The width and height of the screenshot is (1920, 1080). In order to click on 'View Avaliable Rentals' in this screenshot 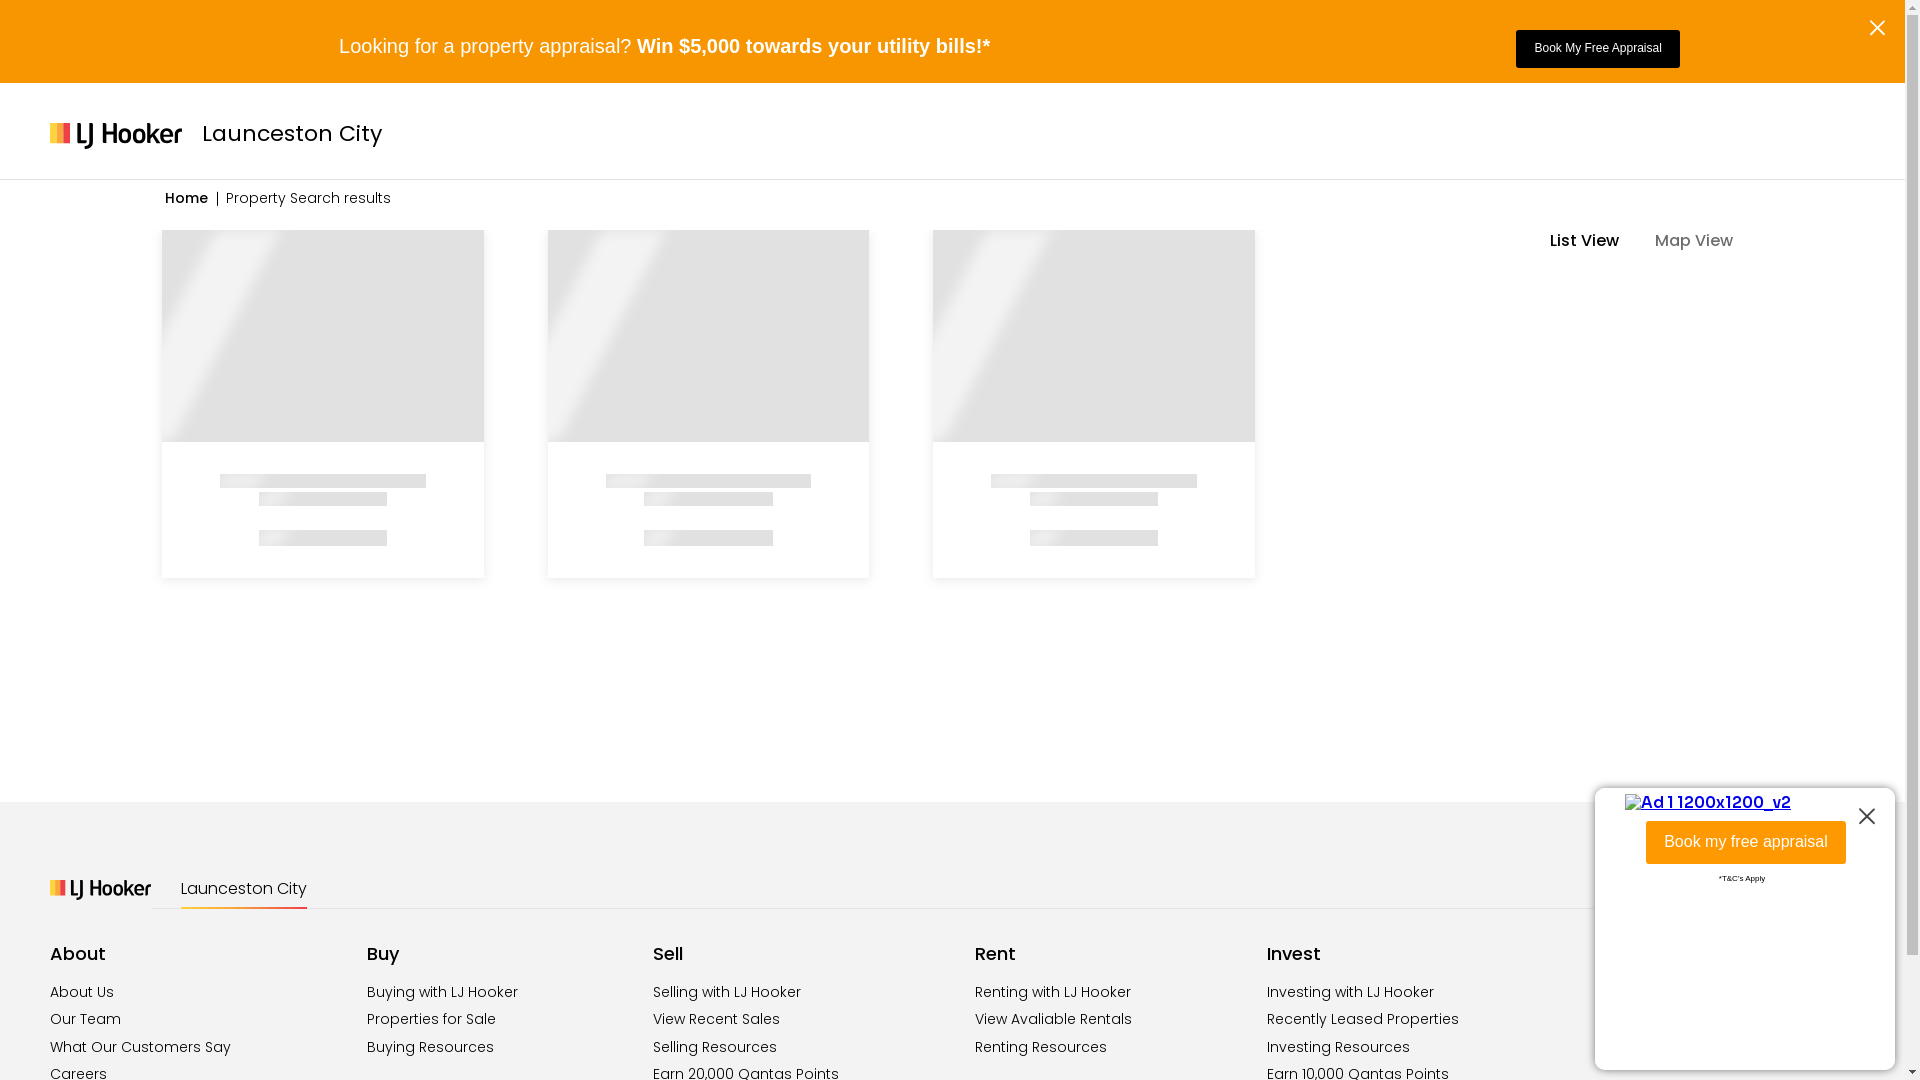, I will do `click(974, 1018)`.